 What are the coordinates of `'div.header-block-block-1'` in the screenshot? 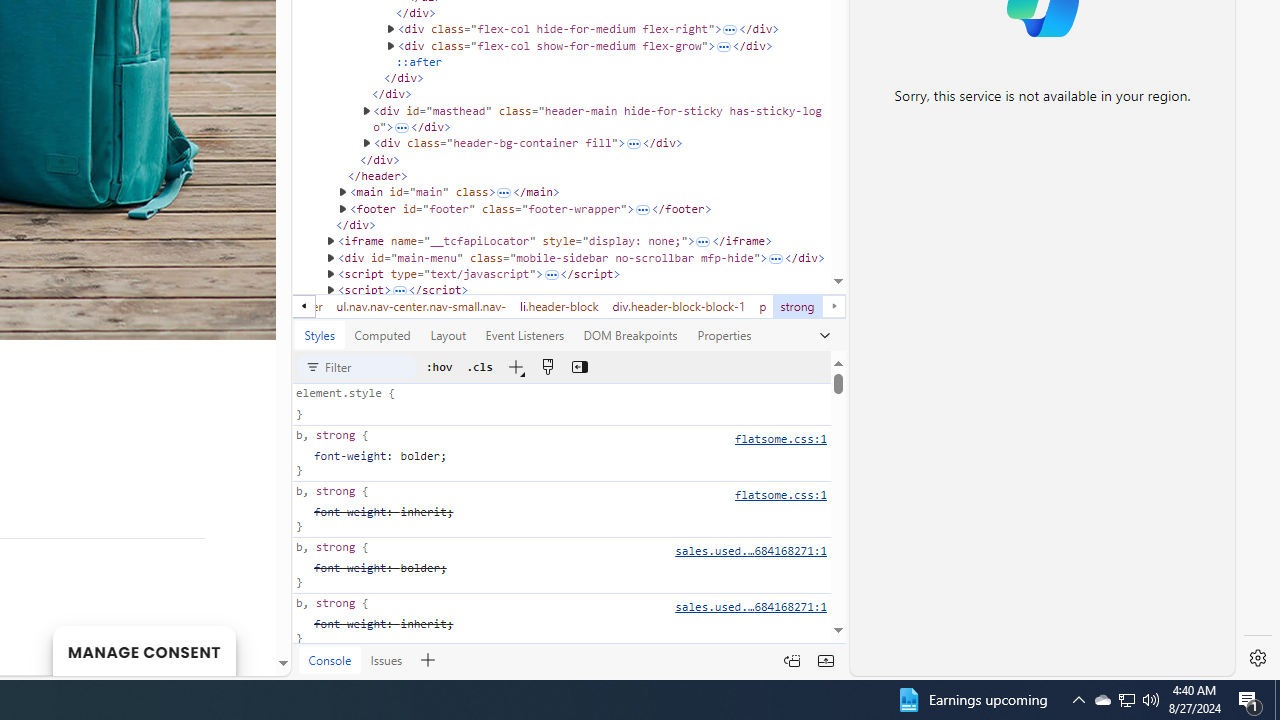 It's located at (679, 306).